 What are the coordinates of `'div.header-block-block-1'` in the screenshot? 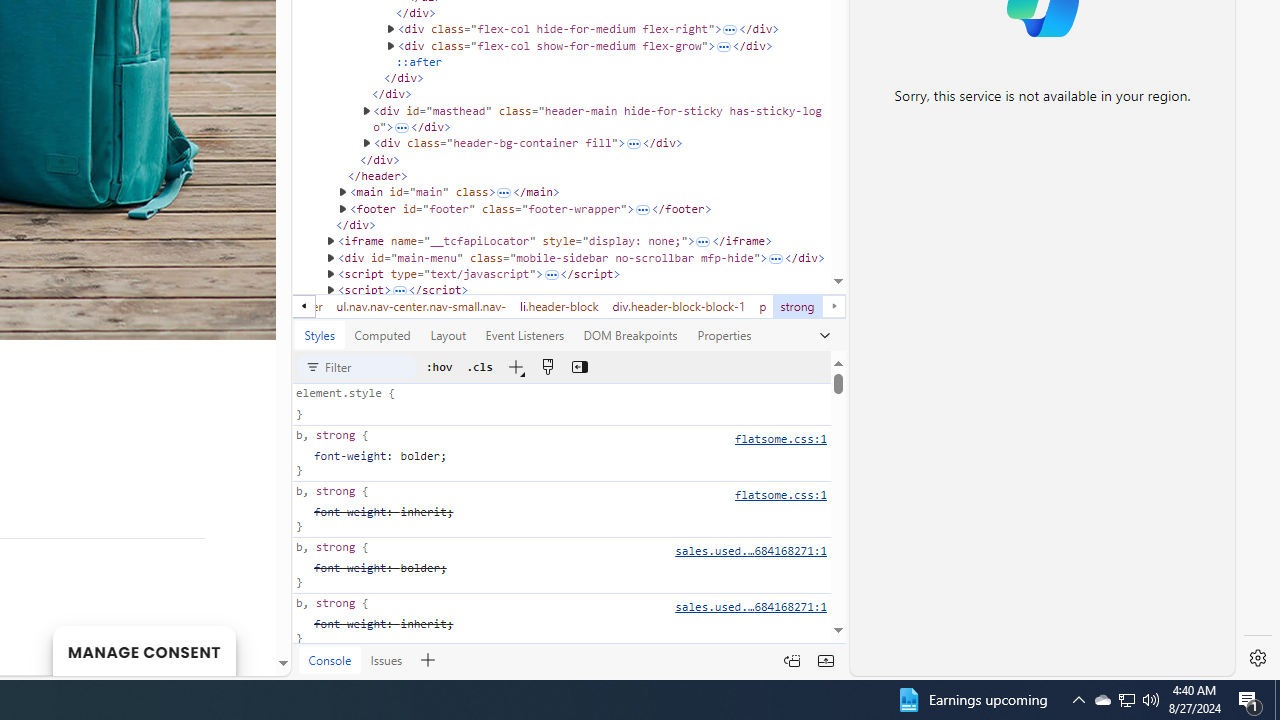 It's located at (679, 306).